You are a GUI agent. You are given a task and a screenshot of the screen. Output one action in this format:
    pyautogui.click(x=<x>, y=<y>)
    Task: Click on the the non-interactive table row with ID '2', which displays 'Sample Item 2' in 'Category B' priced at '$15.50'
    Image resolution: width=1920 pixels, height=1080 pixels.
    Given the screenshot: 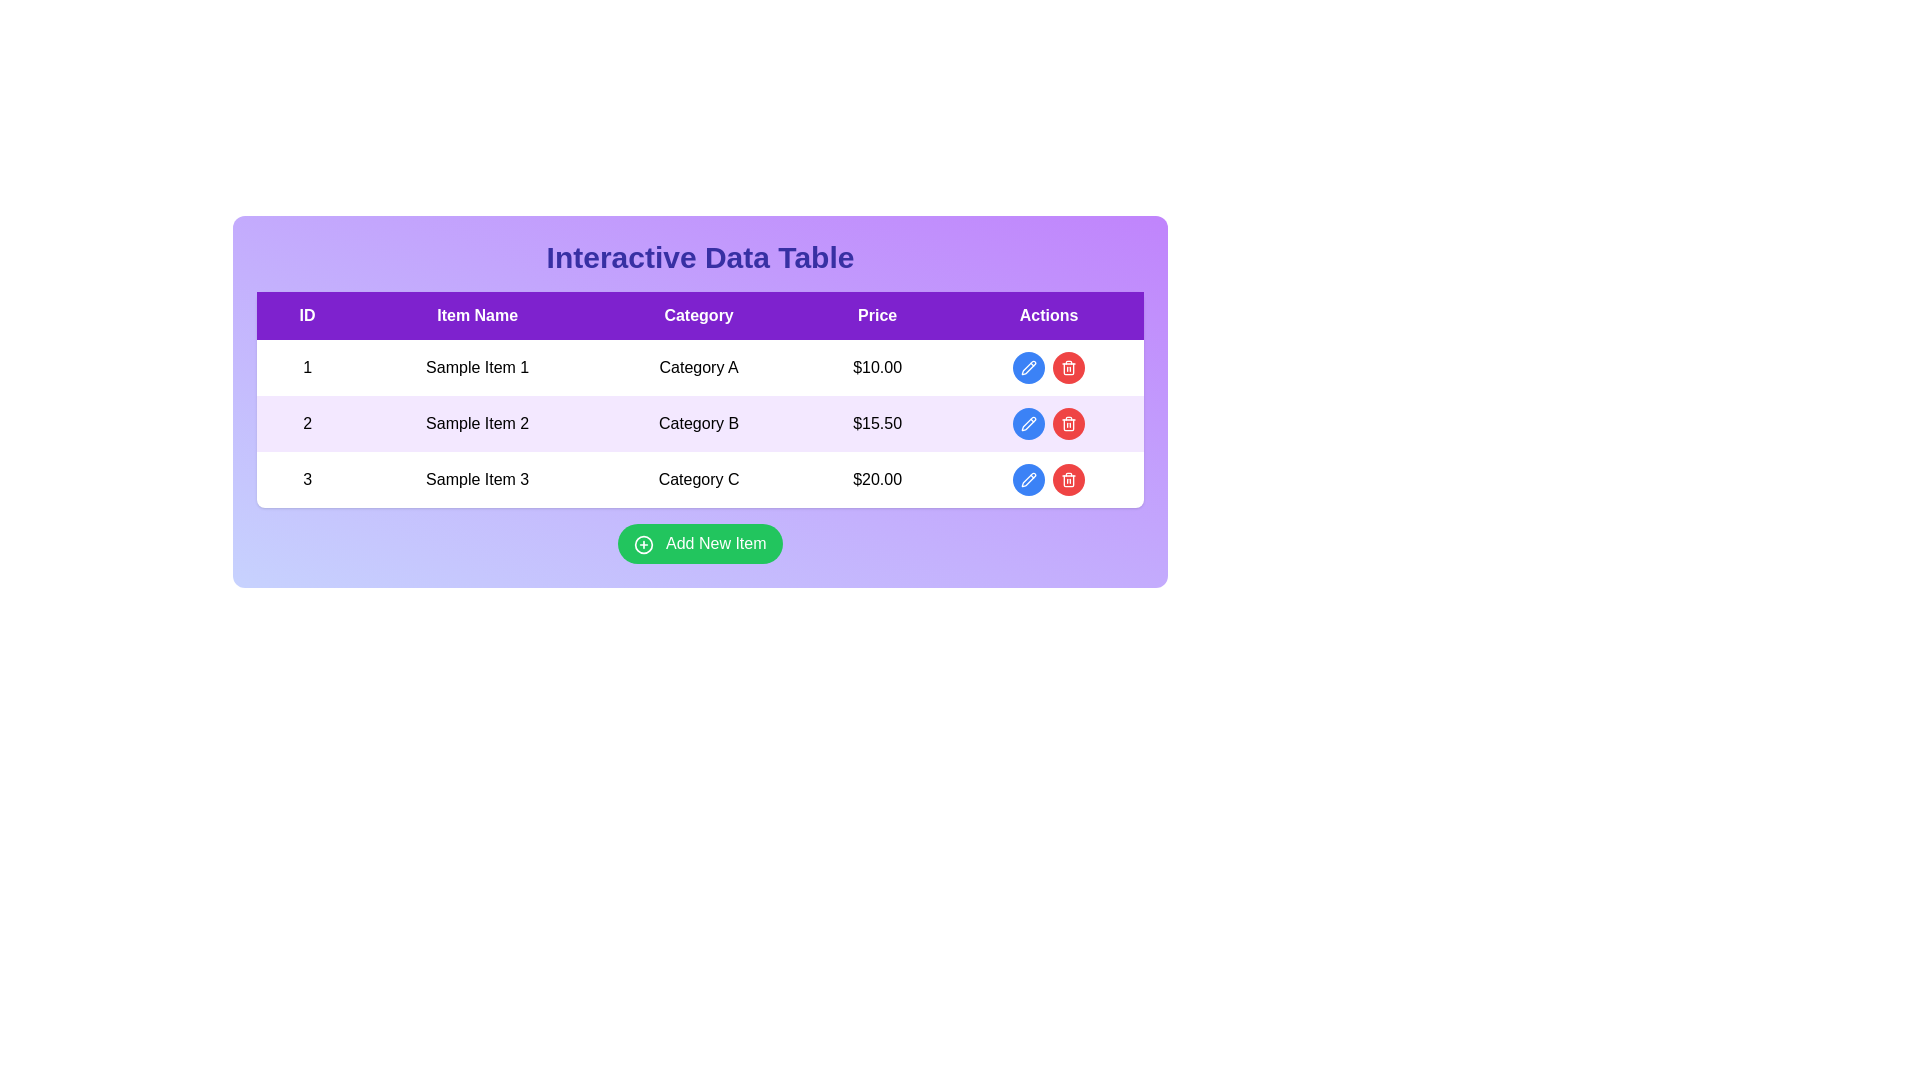 What is the action you would take?
    pyautogui.click(x=700, y=423)
    